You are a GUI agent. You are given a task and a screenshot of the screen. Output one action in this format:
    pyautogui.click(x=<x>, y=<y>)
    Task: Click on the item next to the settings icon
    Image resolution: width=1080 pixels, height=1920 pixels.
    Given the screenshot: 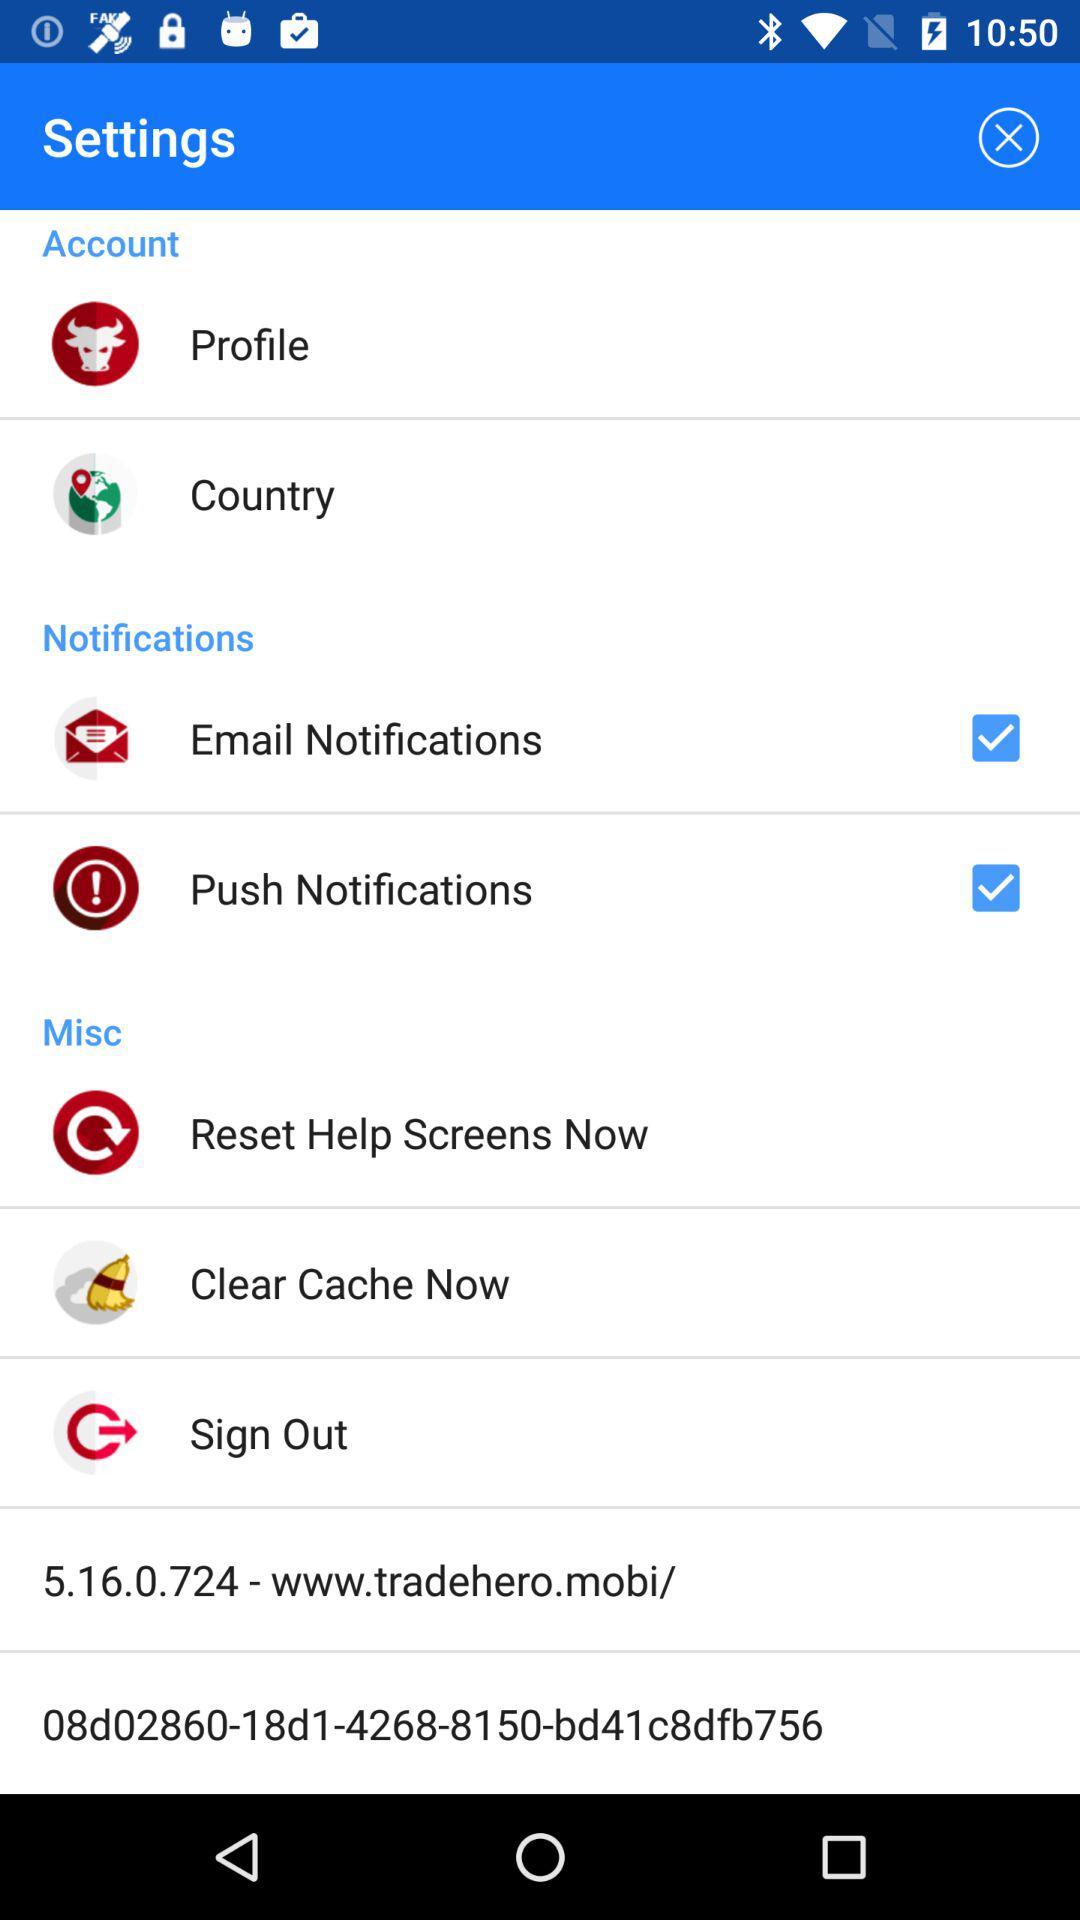 What is the action you would take?
    pyautogui.click(x=1006, y=135)
    